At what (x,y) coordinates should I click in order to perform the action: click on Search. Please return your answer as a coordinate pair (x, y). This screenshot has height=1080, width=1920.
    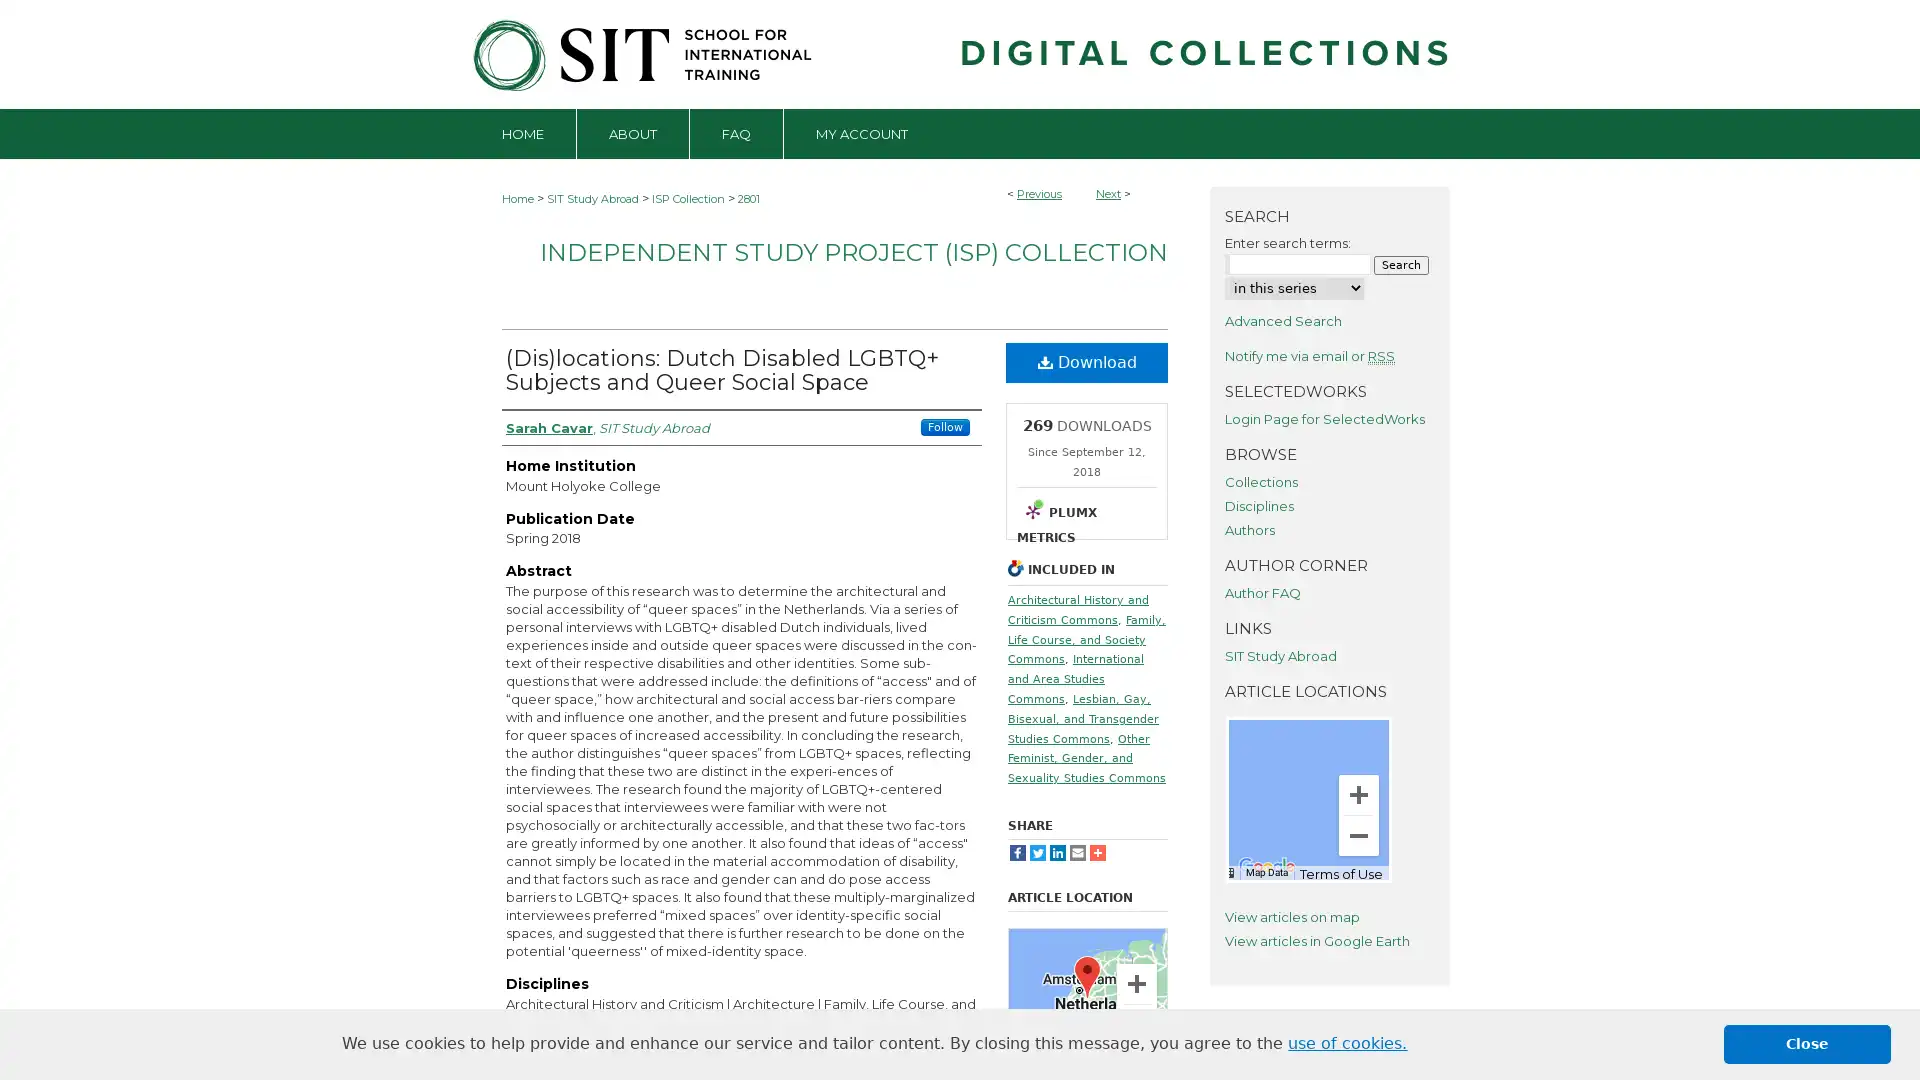
    Looking at the image, I should click on (1400, 263).